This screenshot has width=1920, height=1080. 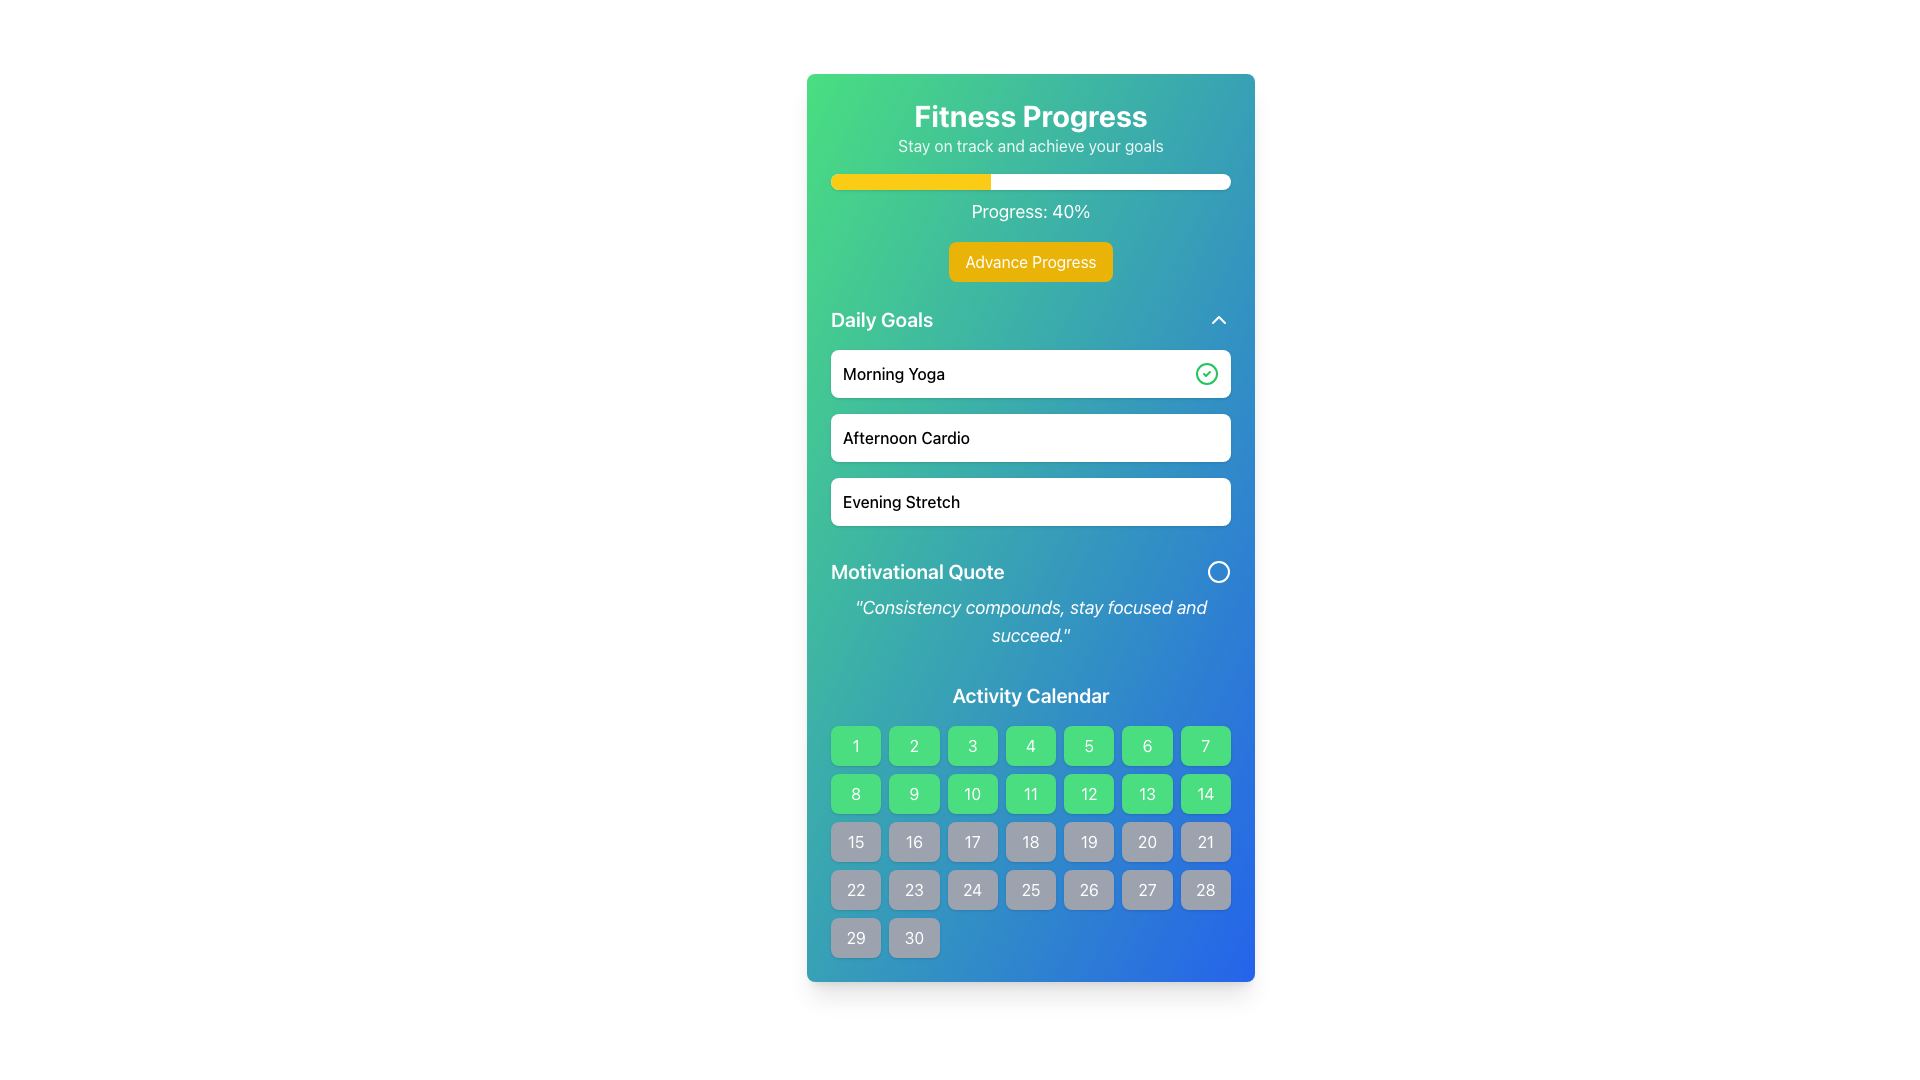 I want to click on the Calendar grid item displaying the number '17' in white text on a grey background, located in the third row and third column of the 'Activity Calendar' section, so click(x=972, y=841).